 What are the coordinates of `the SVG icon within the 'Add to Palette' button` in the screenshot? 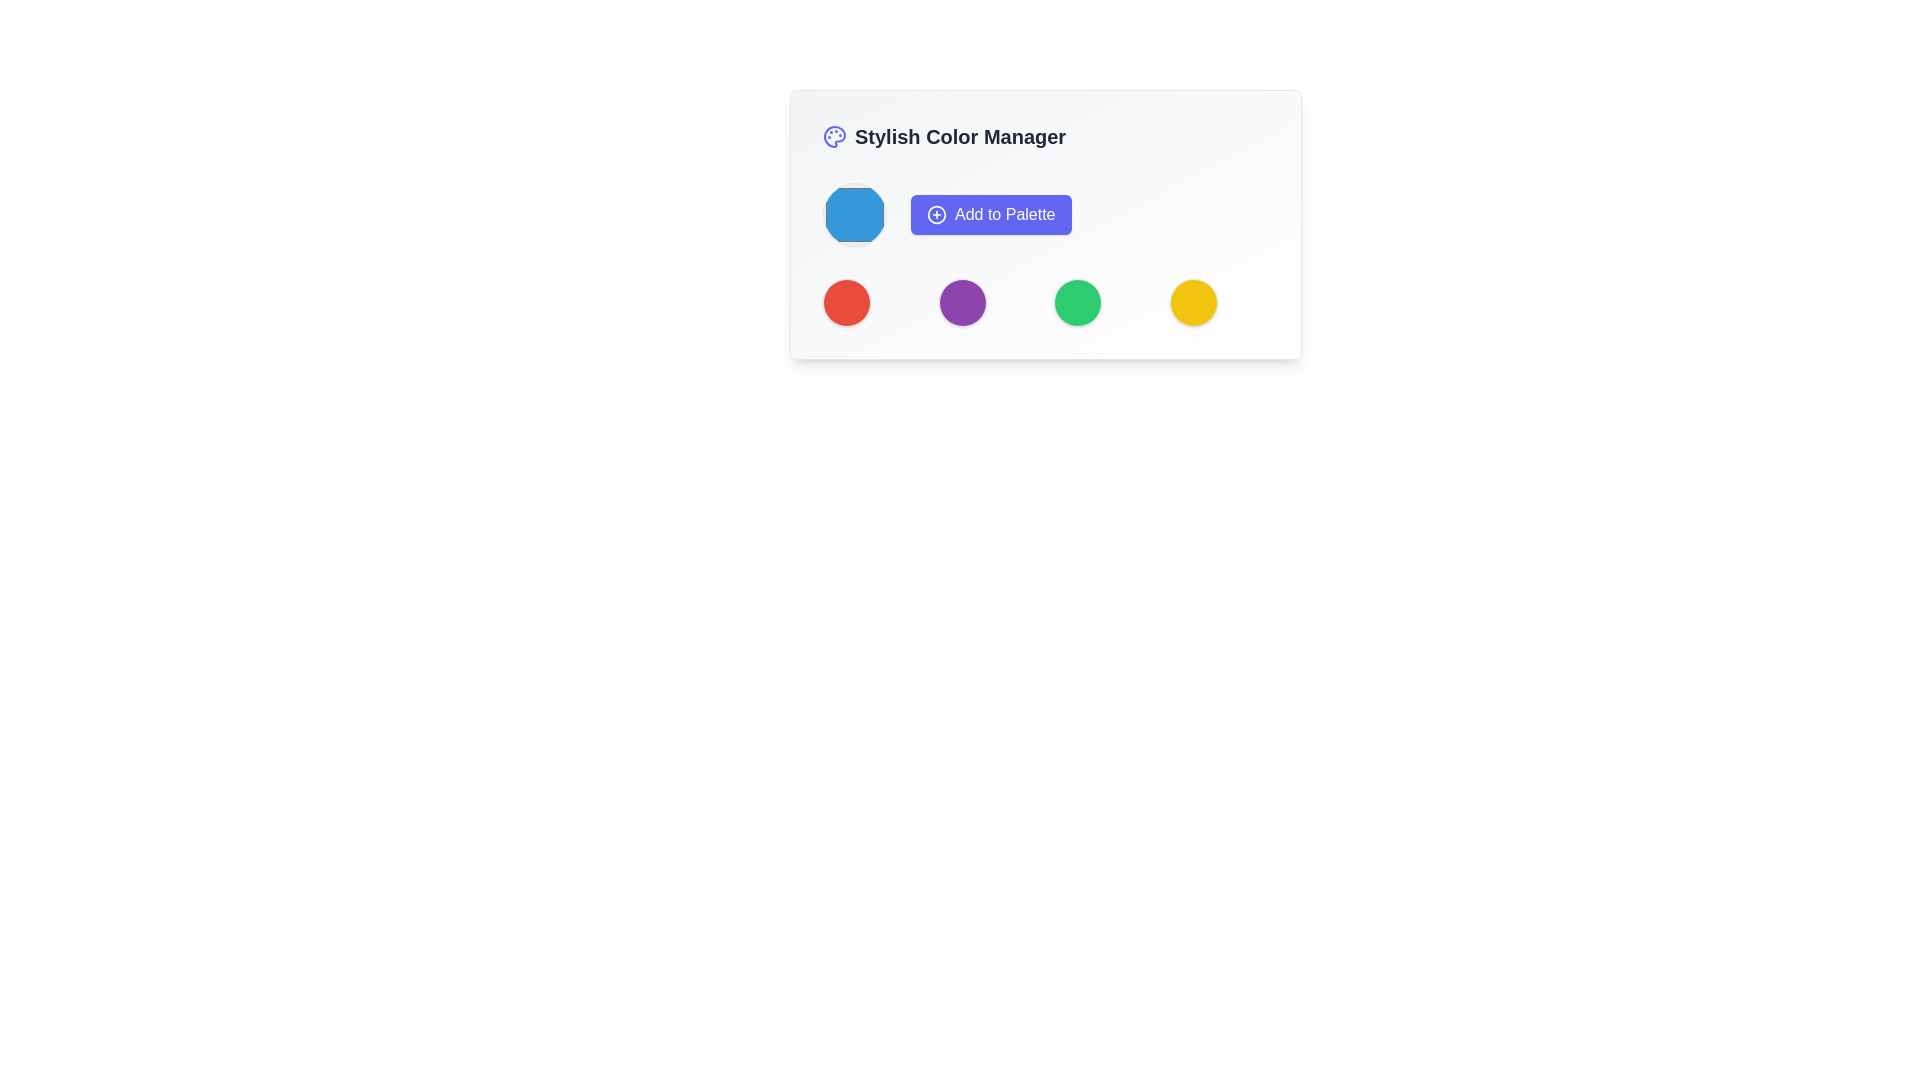 It's located at (935, 215).